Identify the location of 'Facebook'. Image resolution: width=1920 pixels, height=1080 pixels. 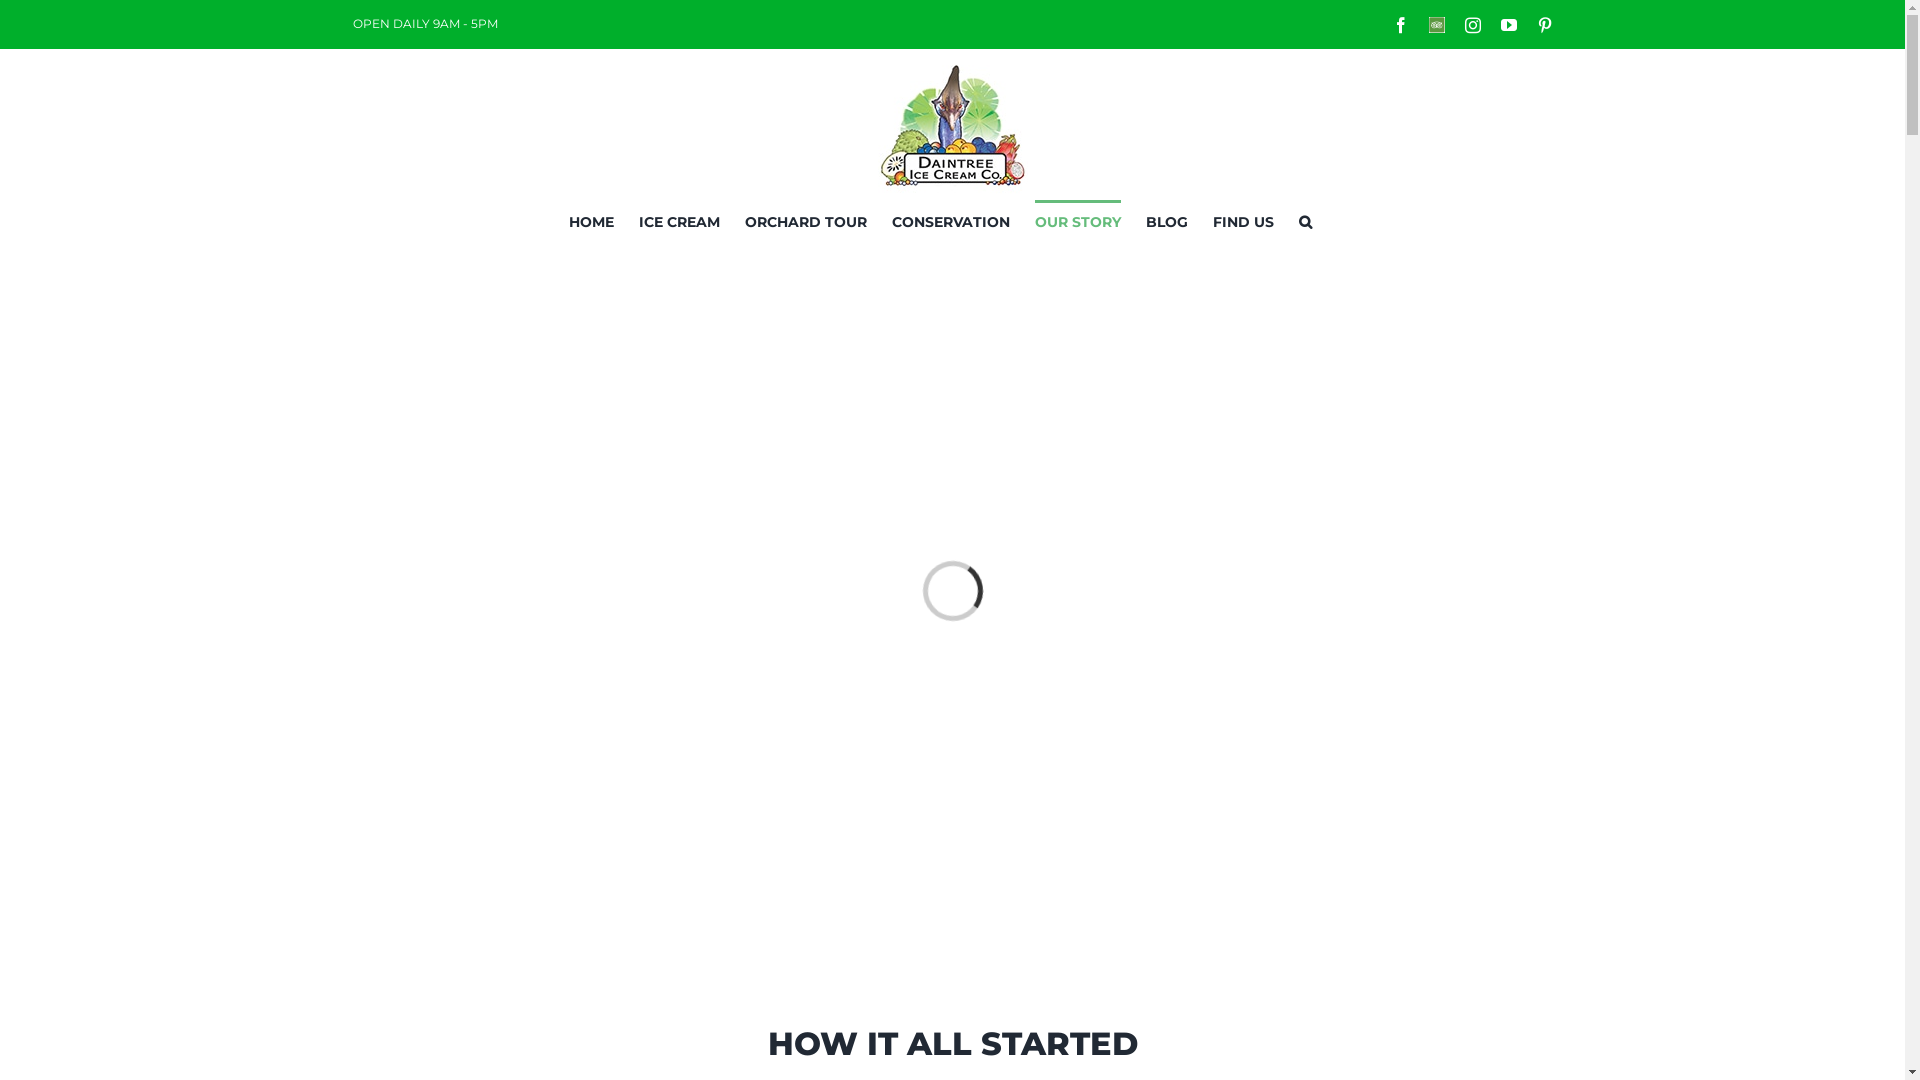
(1399, 23).